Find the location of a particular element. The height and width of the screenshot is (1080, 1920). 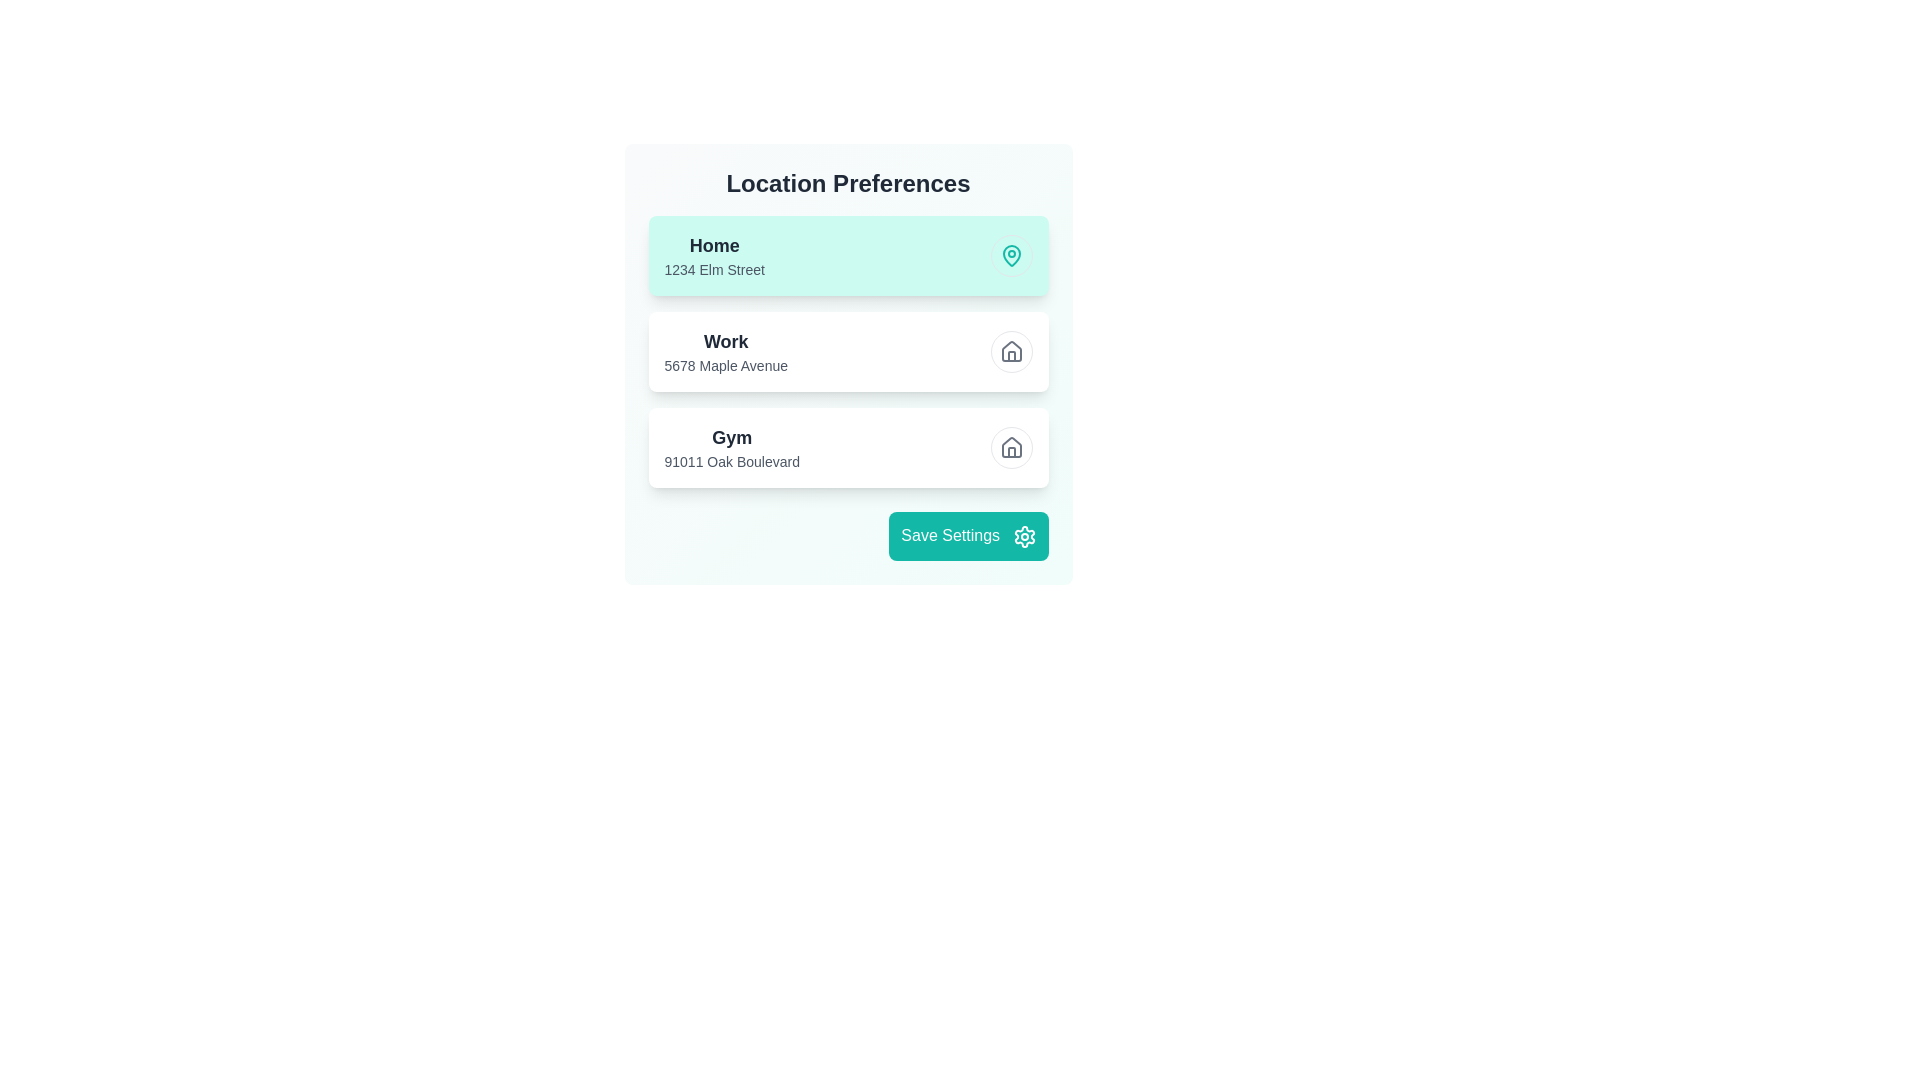

'Save Settings' button to save the changes is located at coordinates (968, 535).